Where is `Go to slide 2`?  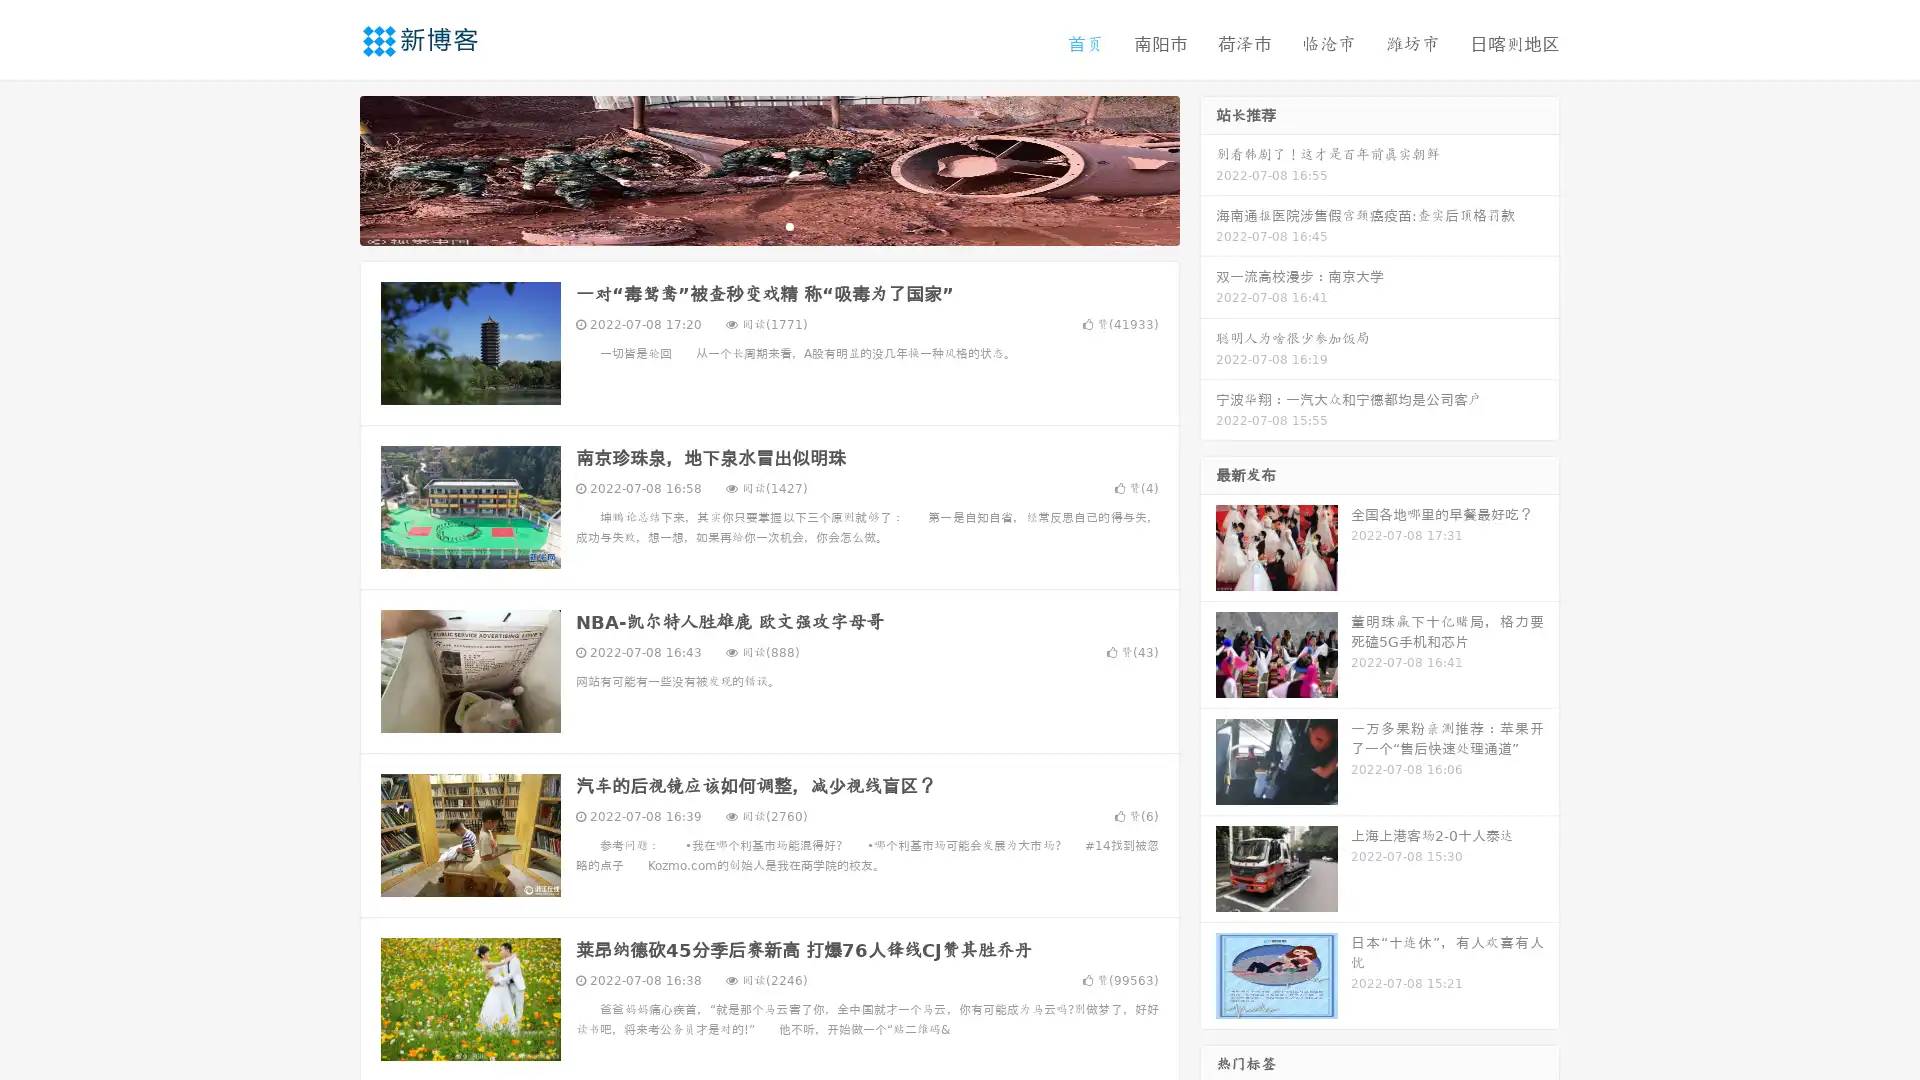
Go to slide 2 is located at coordinates (768, 225).